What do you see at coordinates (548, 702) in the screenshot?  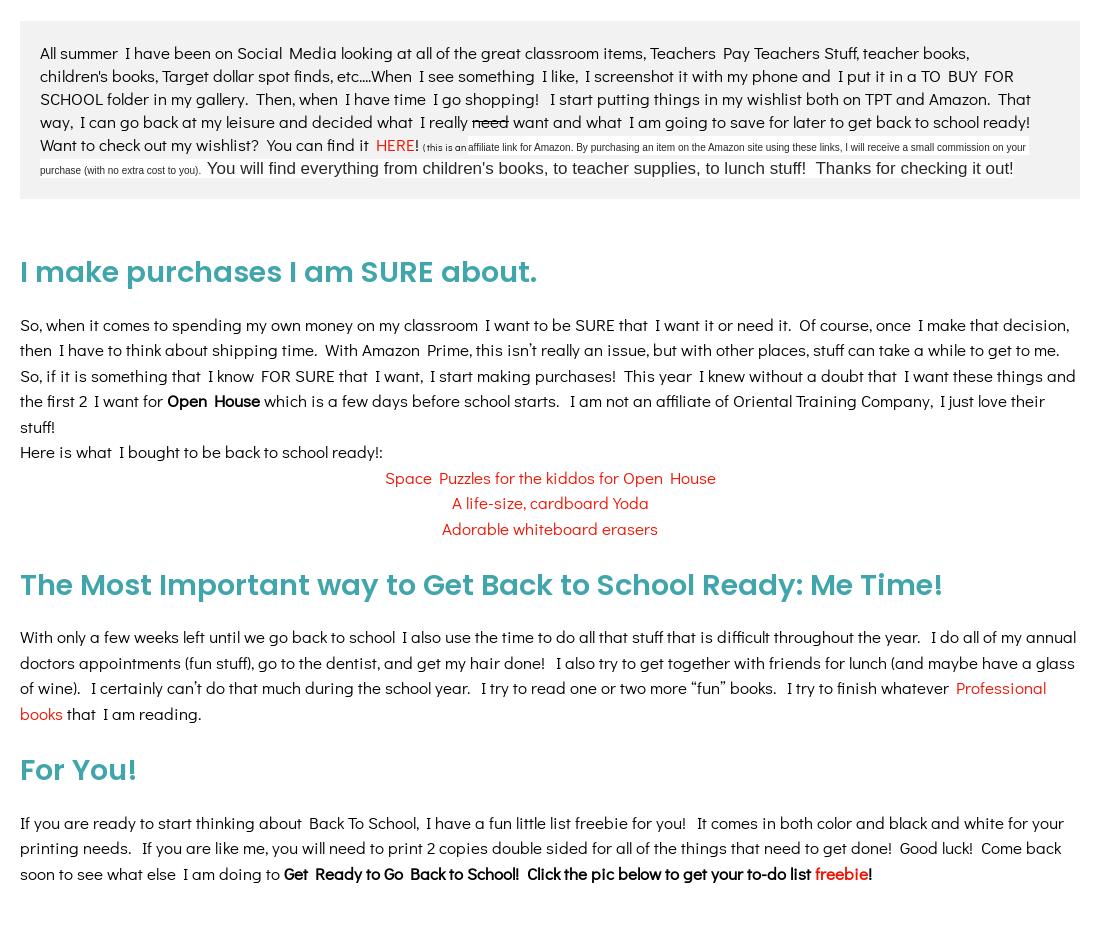 I see `'Get Ready to Go Back to School!  Click the pic below to get your to-do list'` at bounding box center [548, 702].